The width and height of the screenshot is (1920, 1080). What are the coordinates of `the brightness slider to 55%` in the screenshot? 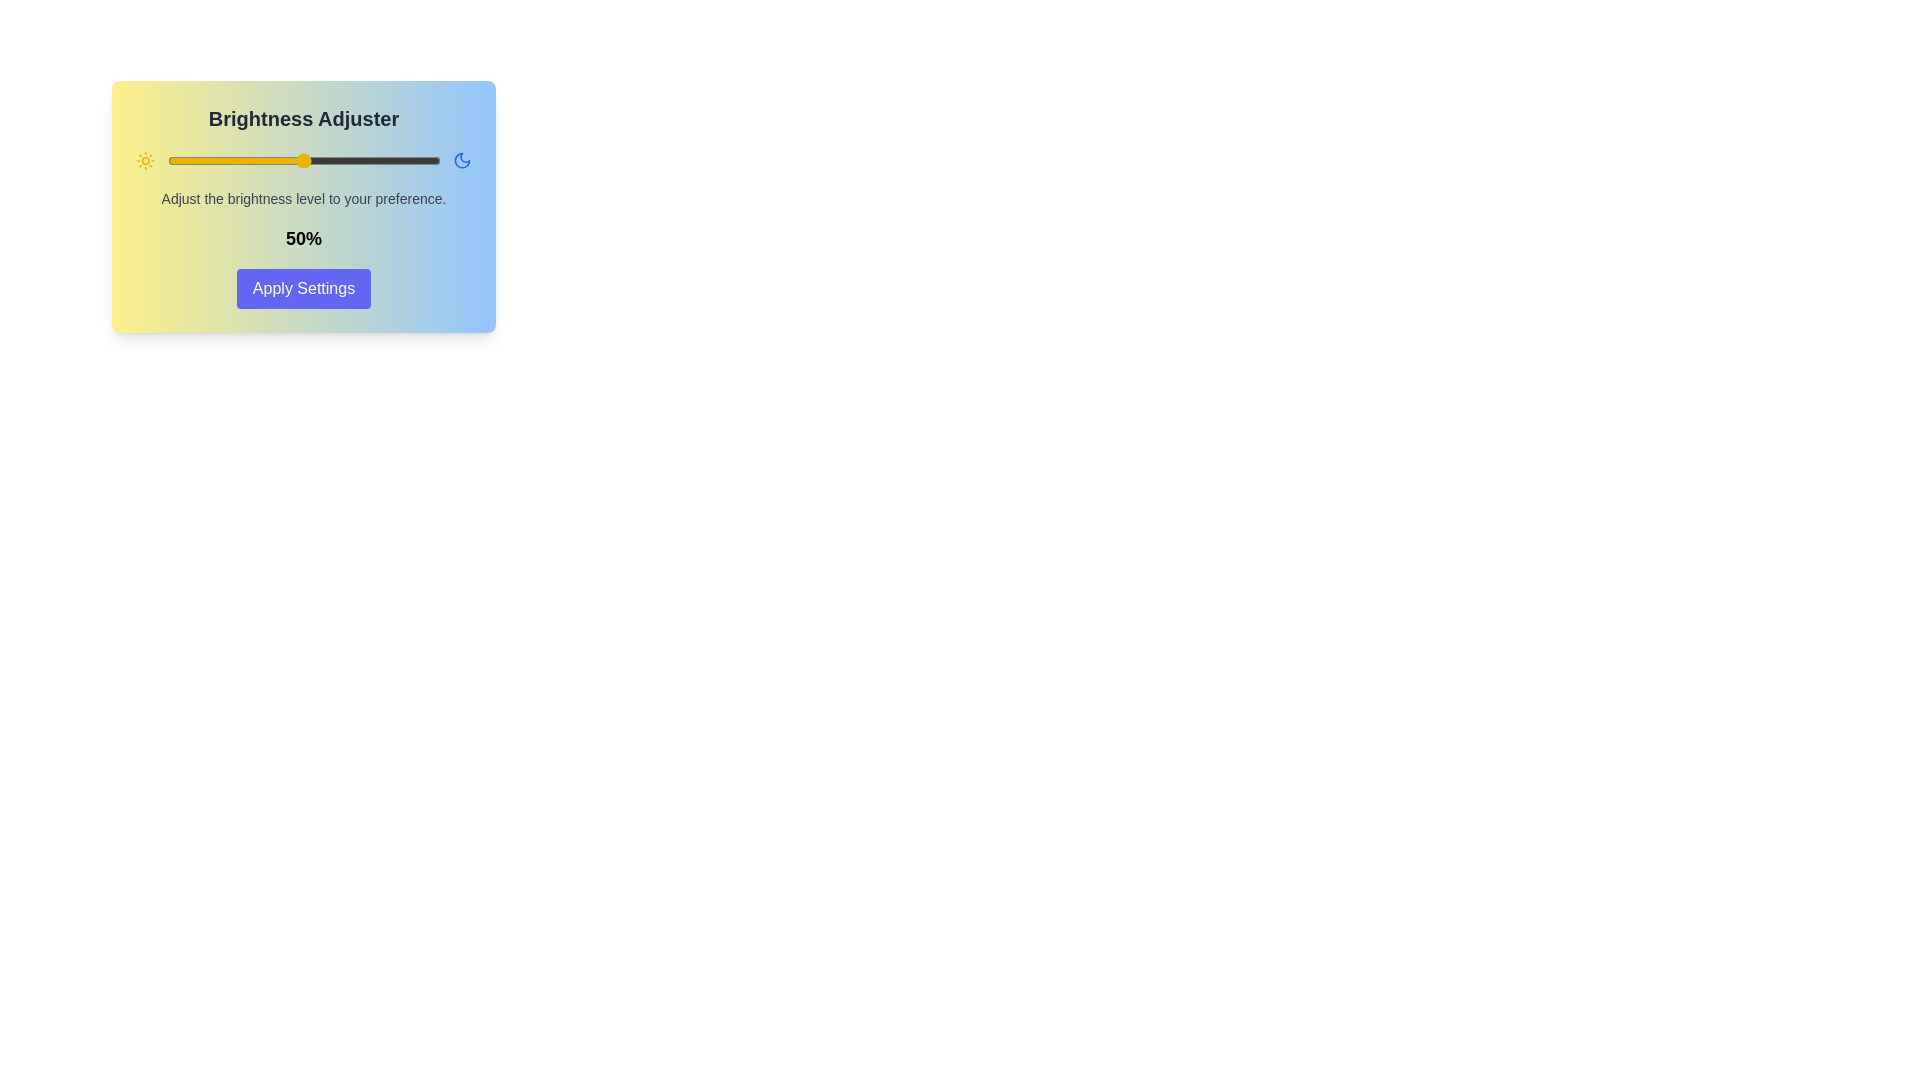 It's located at (316, 160).